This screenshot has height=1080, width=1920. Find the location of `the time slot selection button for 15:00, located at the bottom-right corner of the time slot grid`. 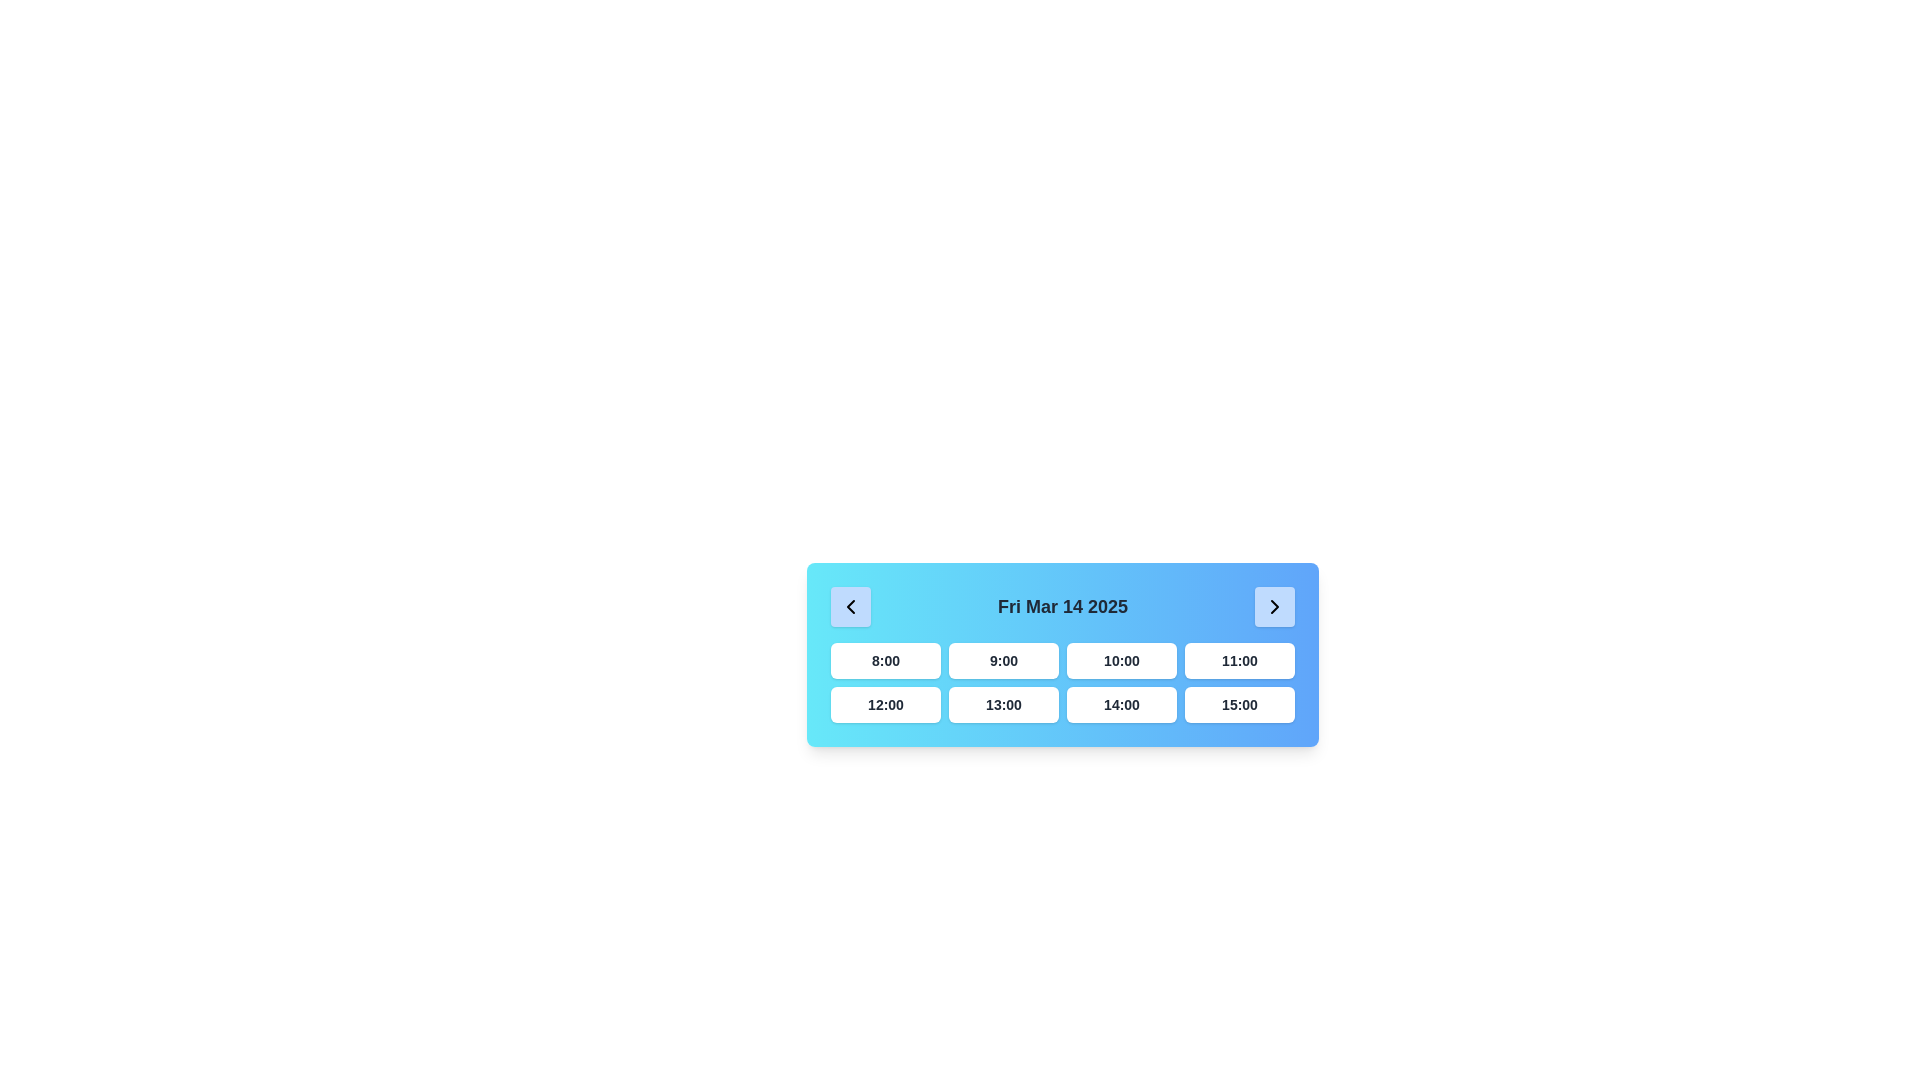

the time slot selection button for 15:00, located at the bottom-right corner of the time slot grid is located at coordinates (1238, 704).